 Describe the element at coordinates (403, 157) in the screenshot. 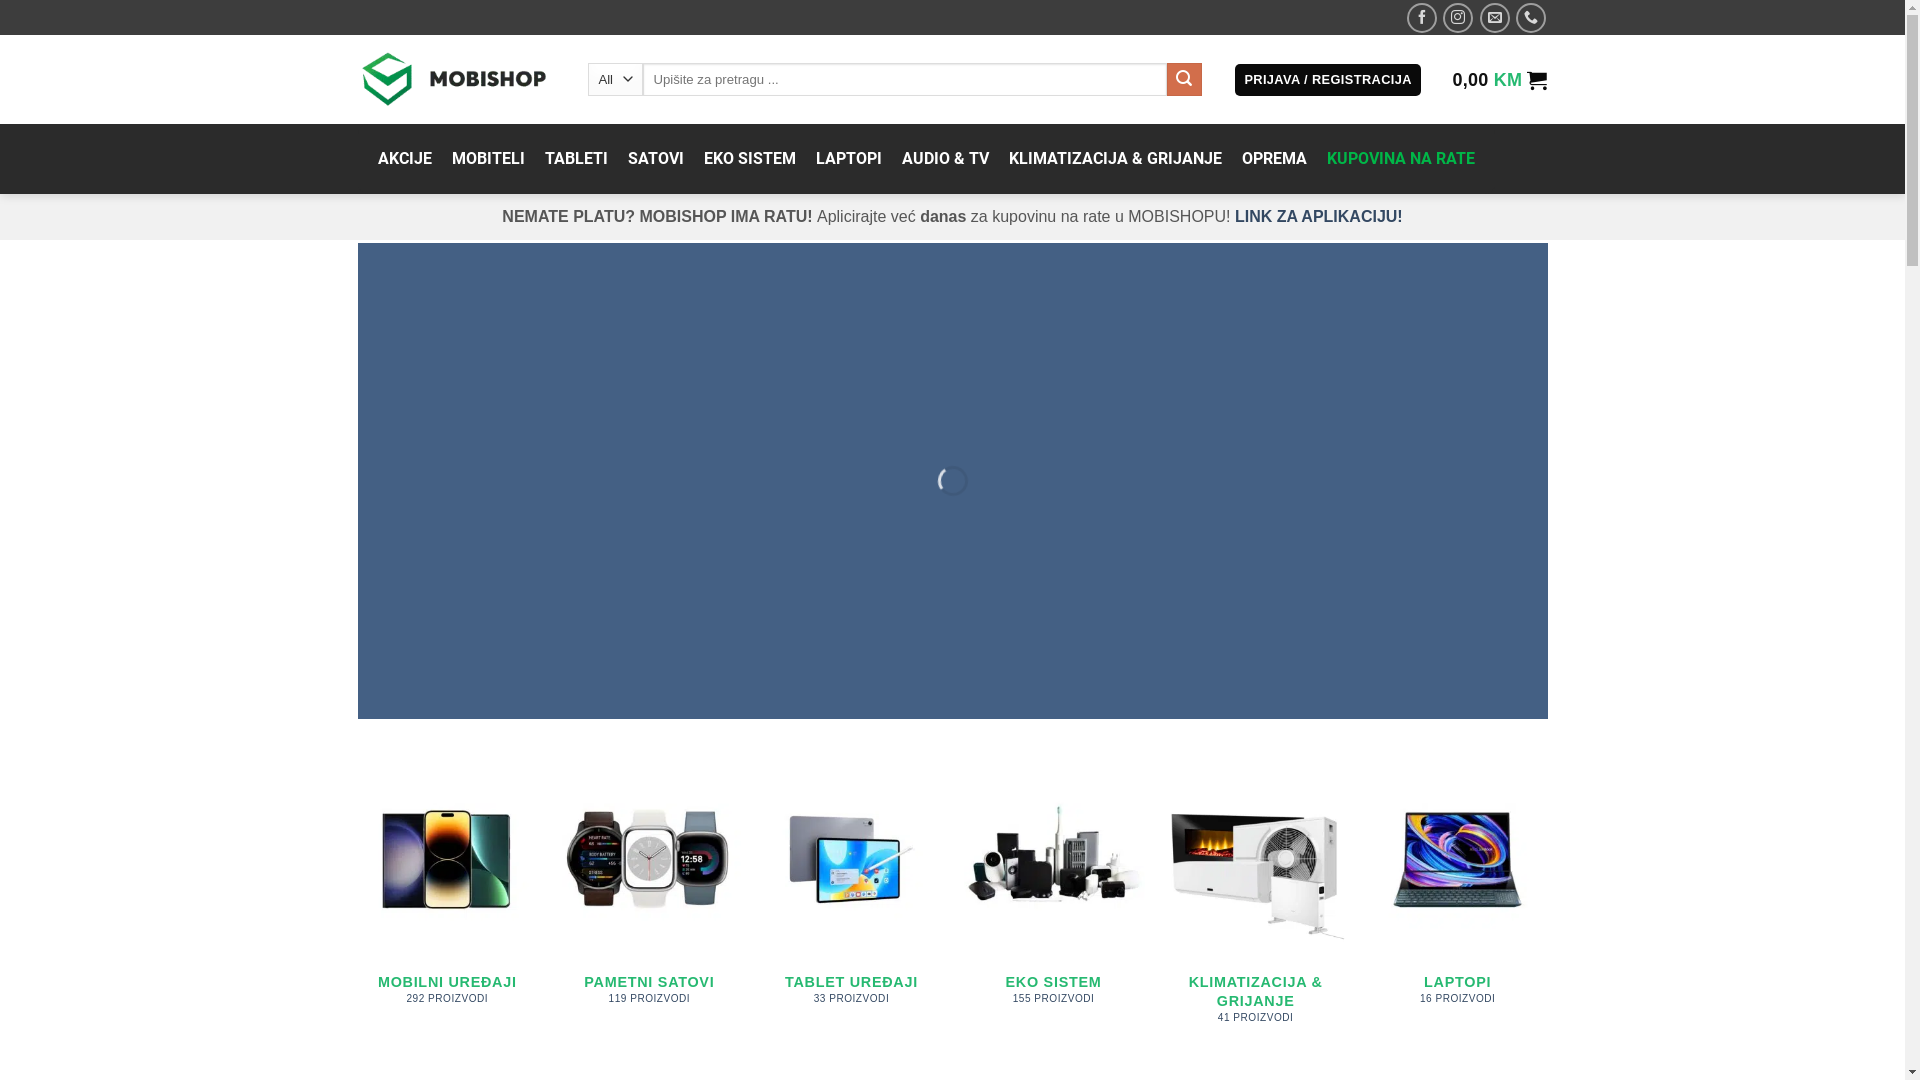

I see `'AKCIJE'` at that location.